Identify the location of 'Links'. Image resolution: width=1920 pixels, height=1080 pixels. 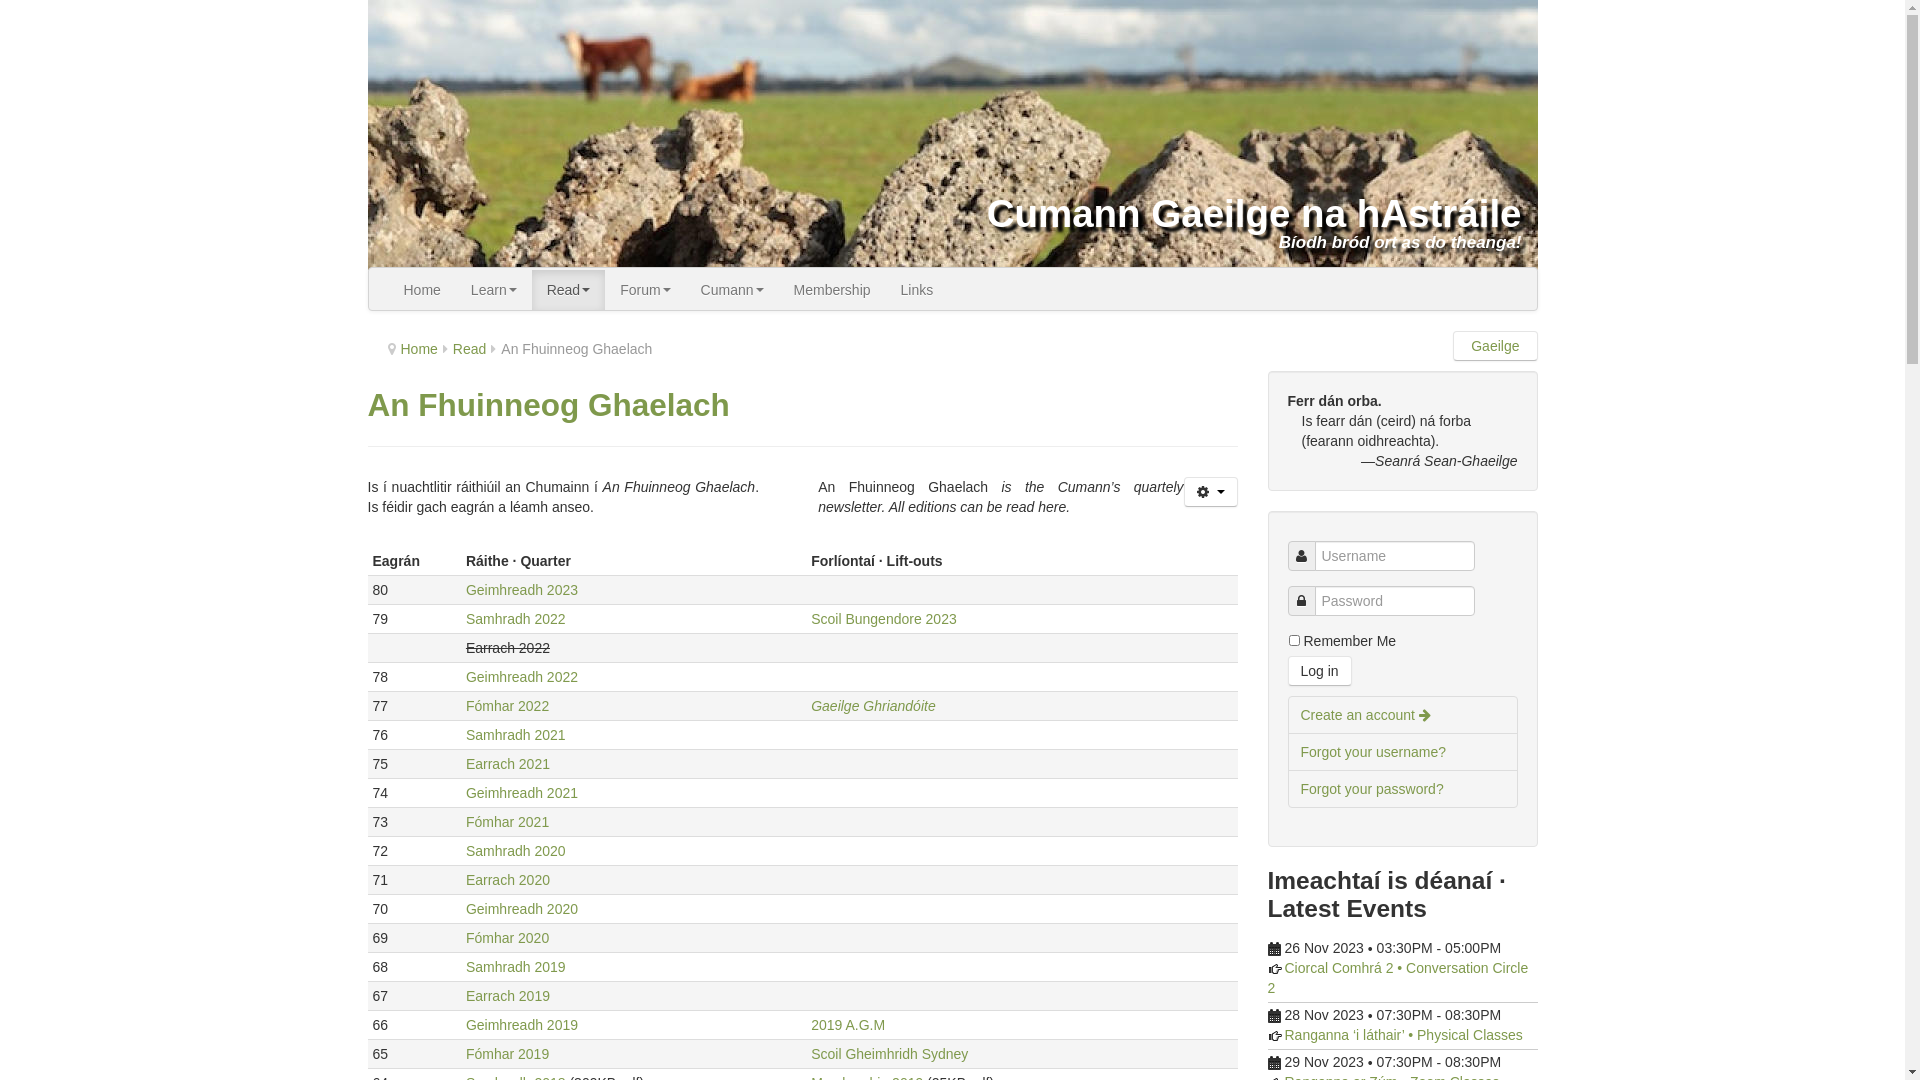
(916, 289).